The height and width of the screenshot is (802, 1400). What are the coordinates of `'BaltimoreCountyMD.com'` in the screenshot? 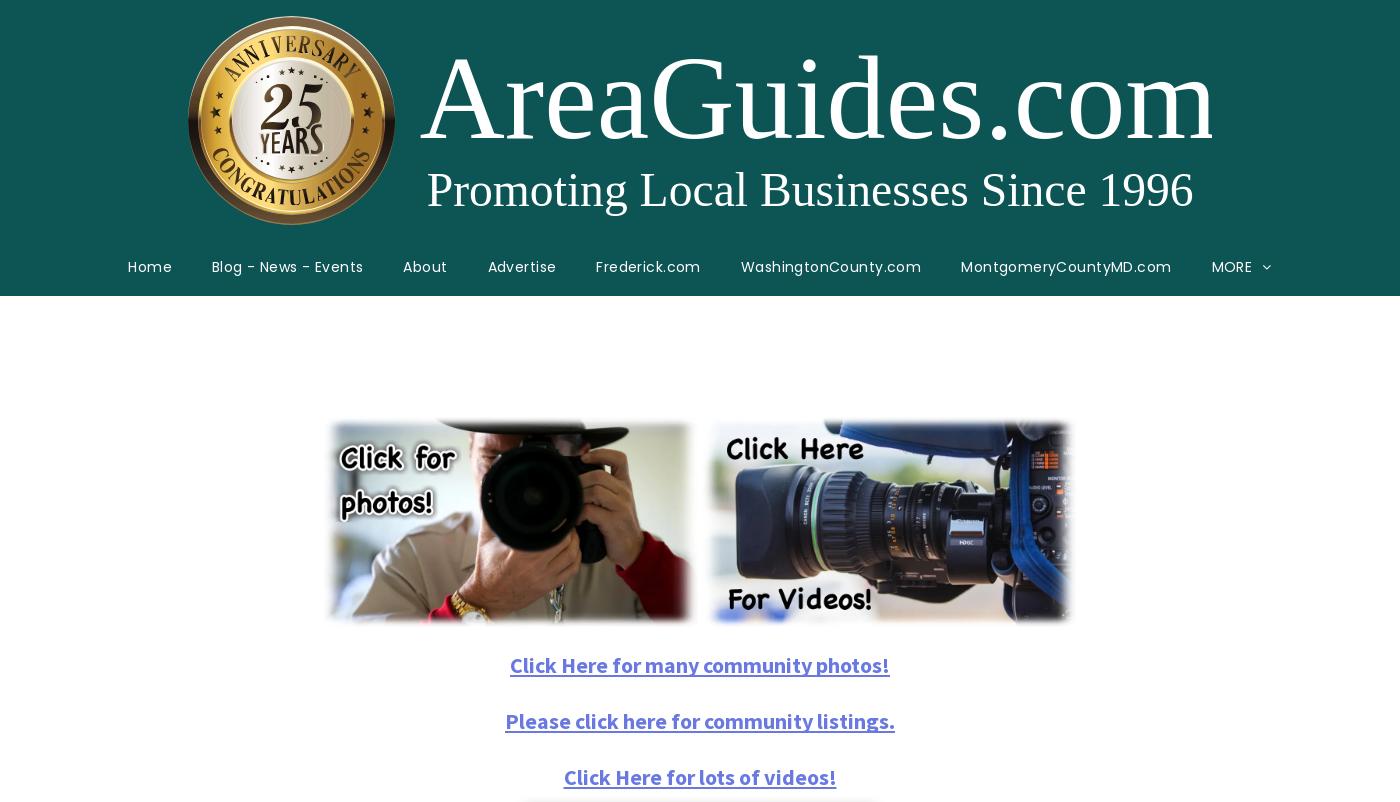 It's located at (965, 512).